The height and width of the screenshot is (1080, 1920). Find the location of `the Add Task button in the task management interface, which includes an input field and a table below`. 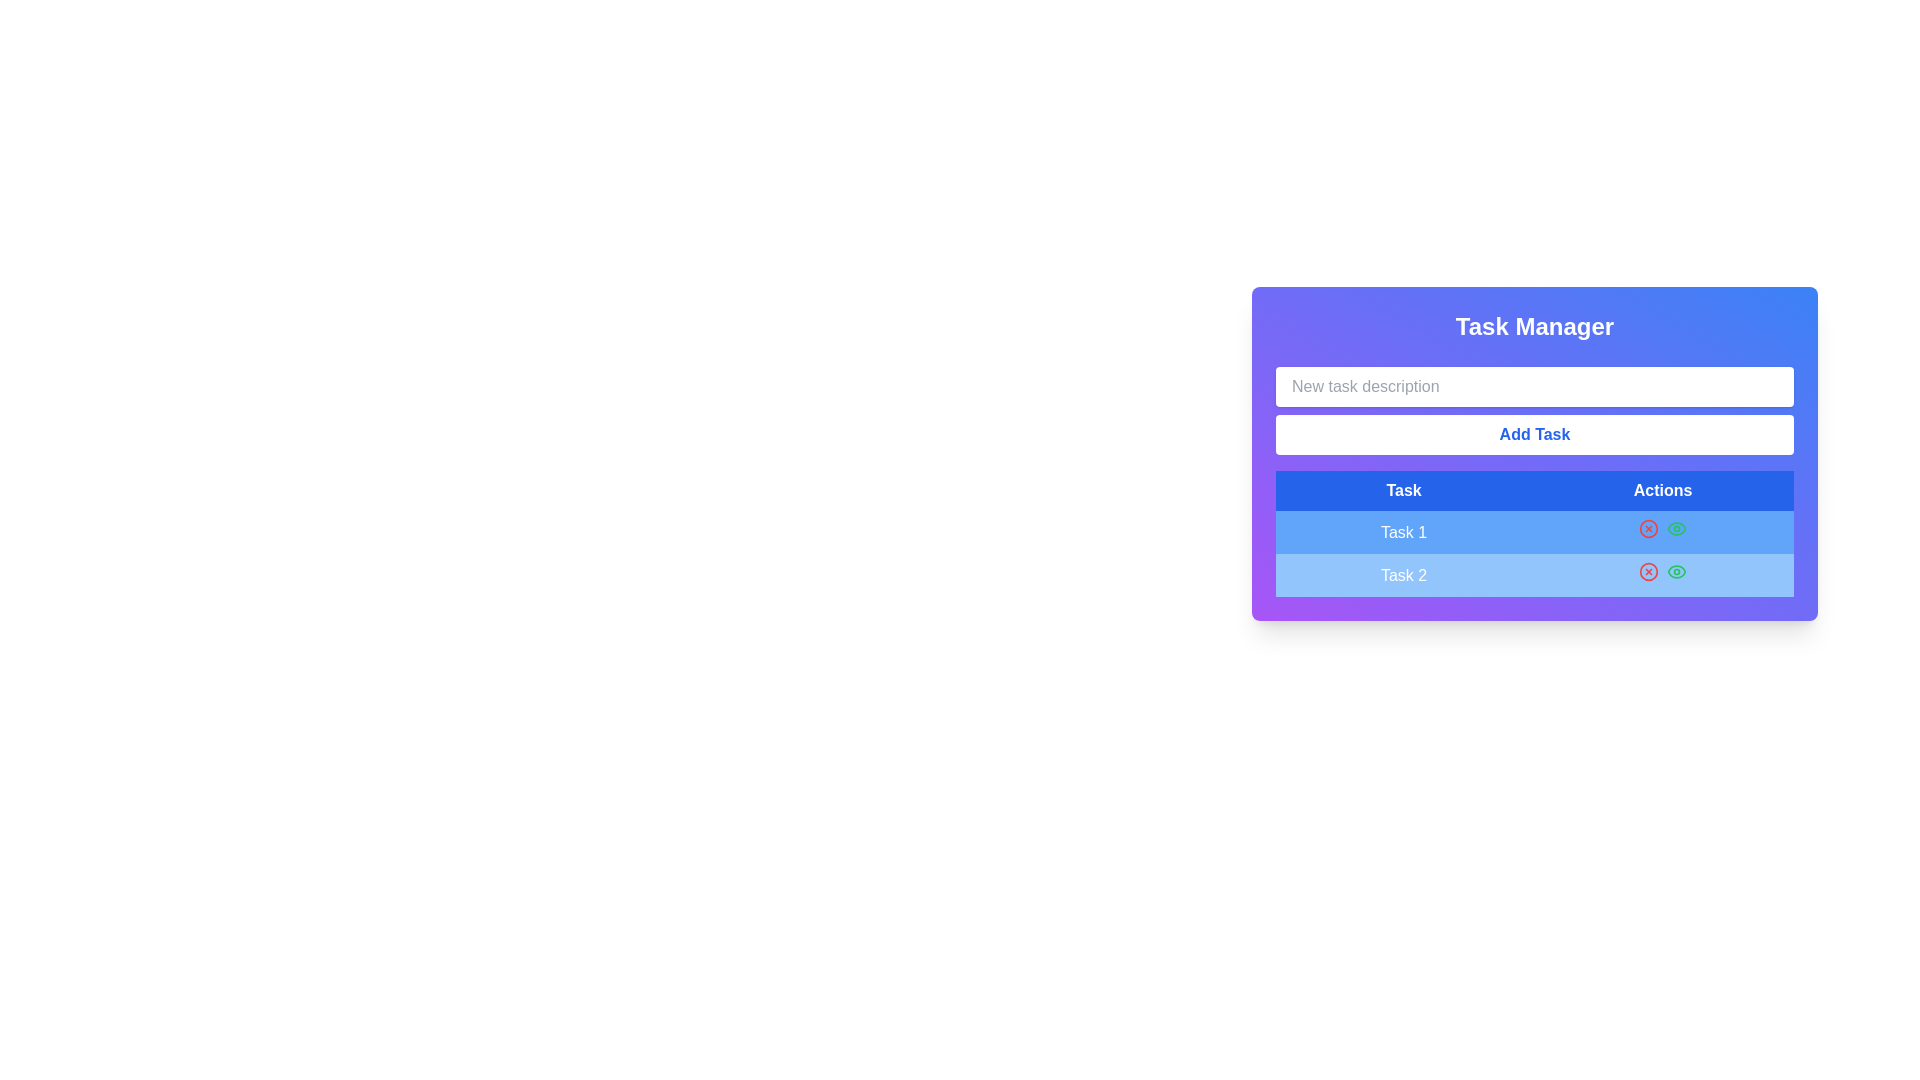

the Add Task button in the task management interface, which includes an input field and a table below is located at coordinates (1534, 454).